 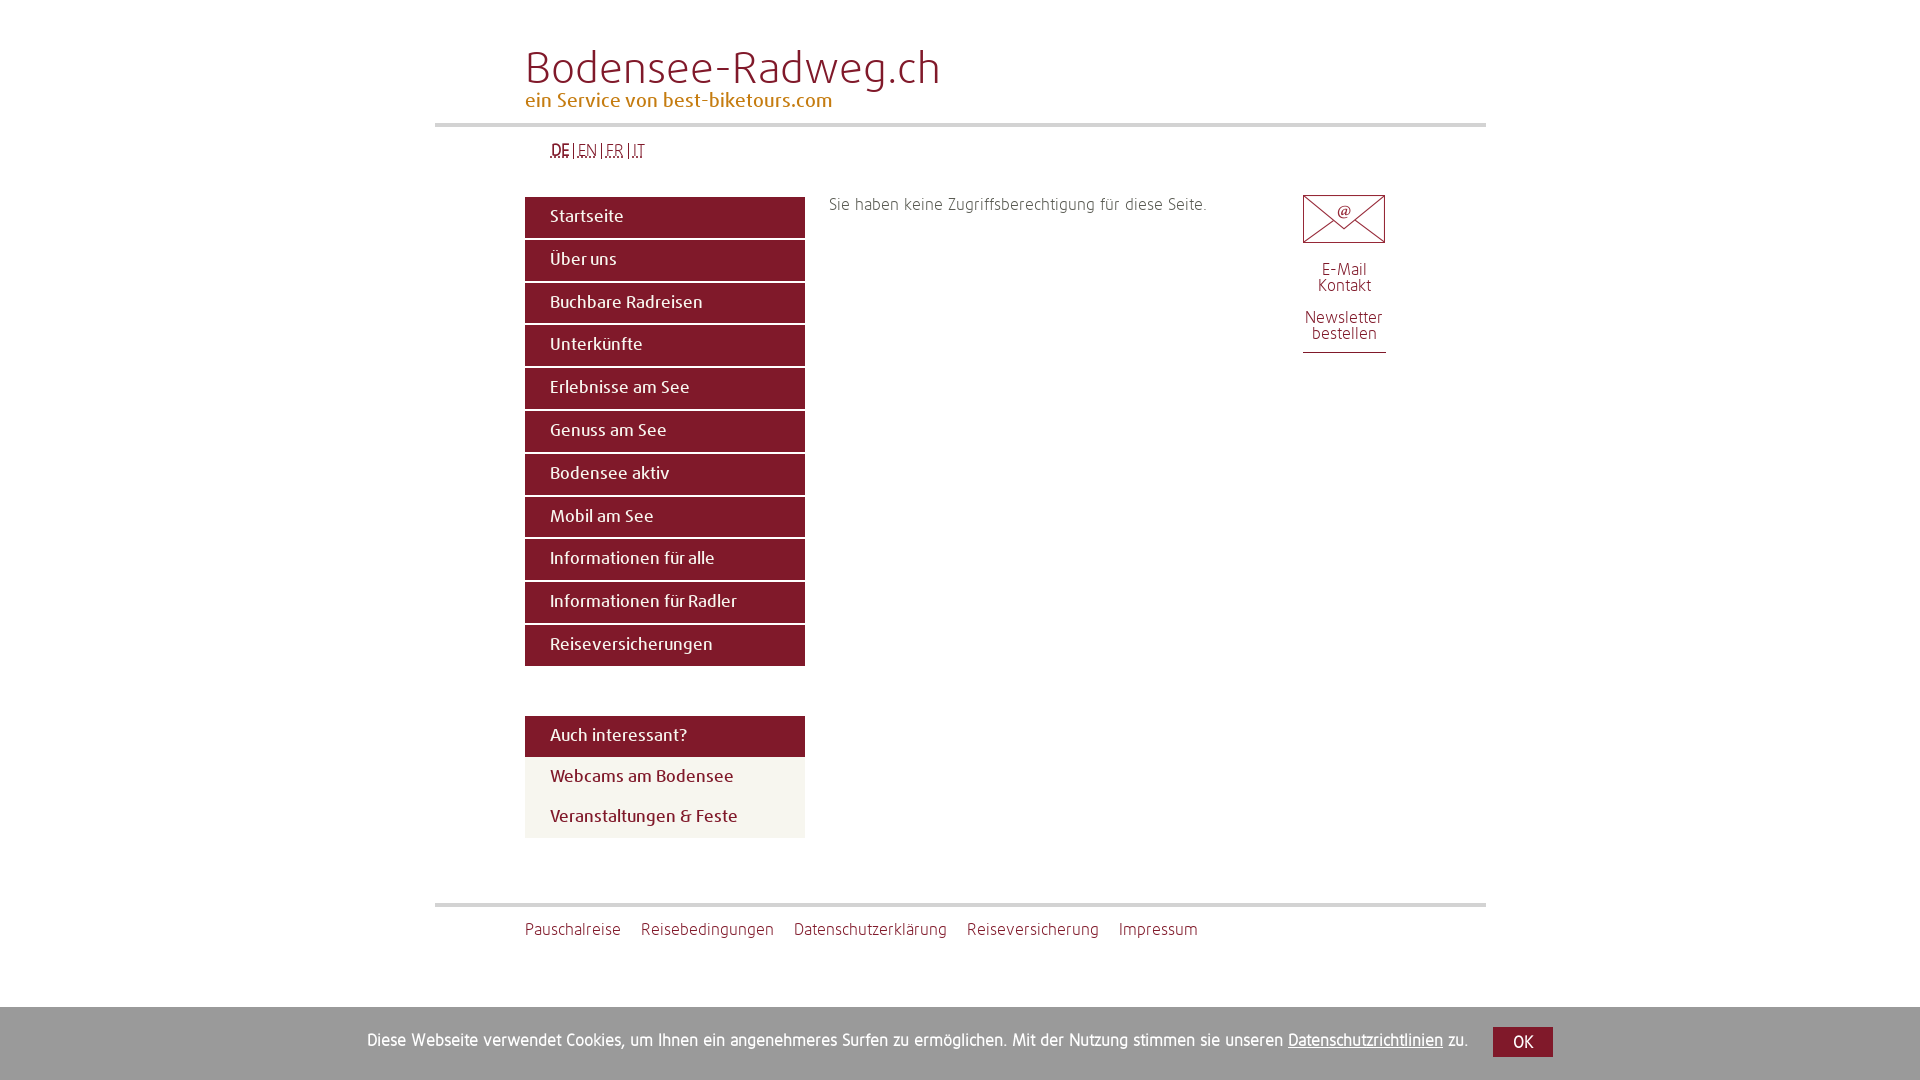 I want to click on 'Reisebedingungen', so click(x=716, y=929).